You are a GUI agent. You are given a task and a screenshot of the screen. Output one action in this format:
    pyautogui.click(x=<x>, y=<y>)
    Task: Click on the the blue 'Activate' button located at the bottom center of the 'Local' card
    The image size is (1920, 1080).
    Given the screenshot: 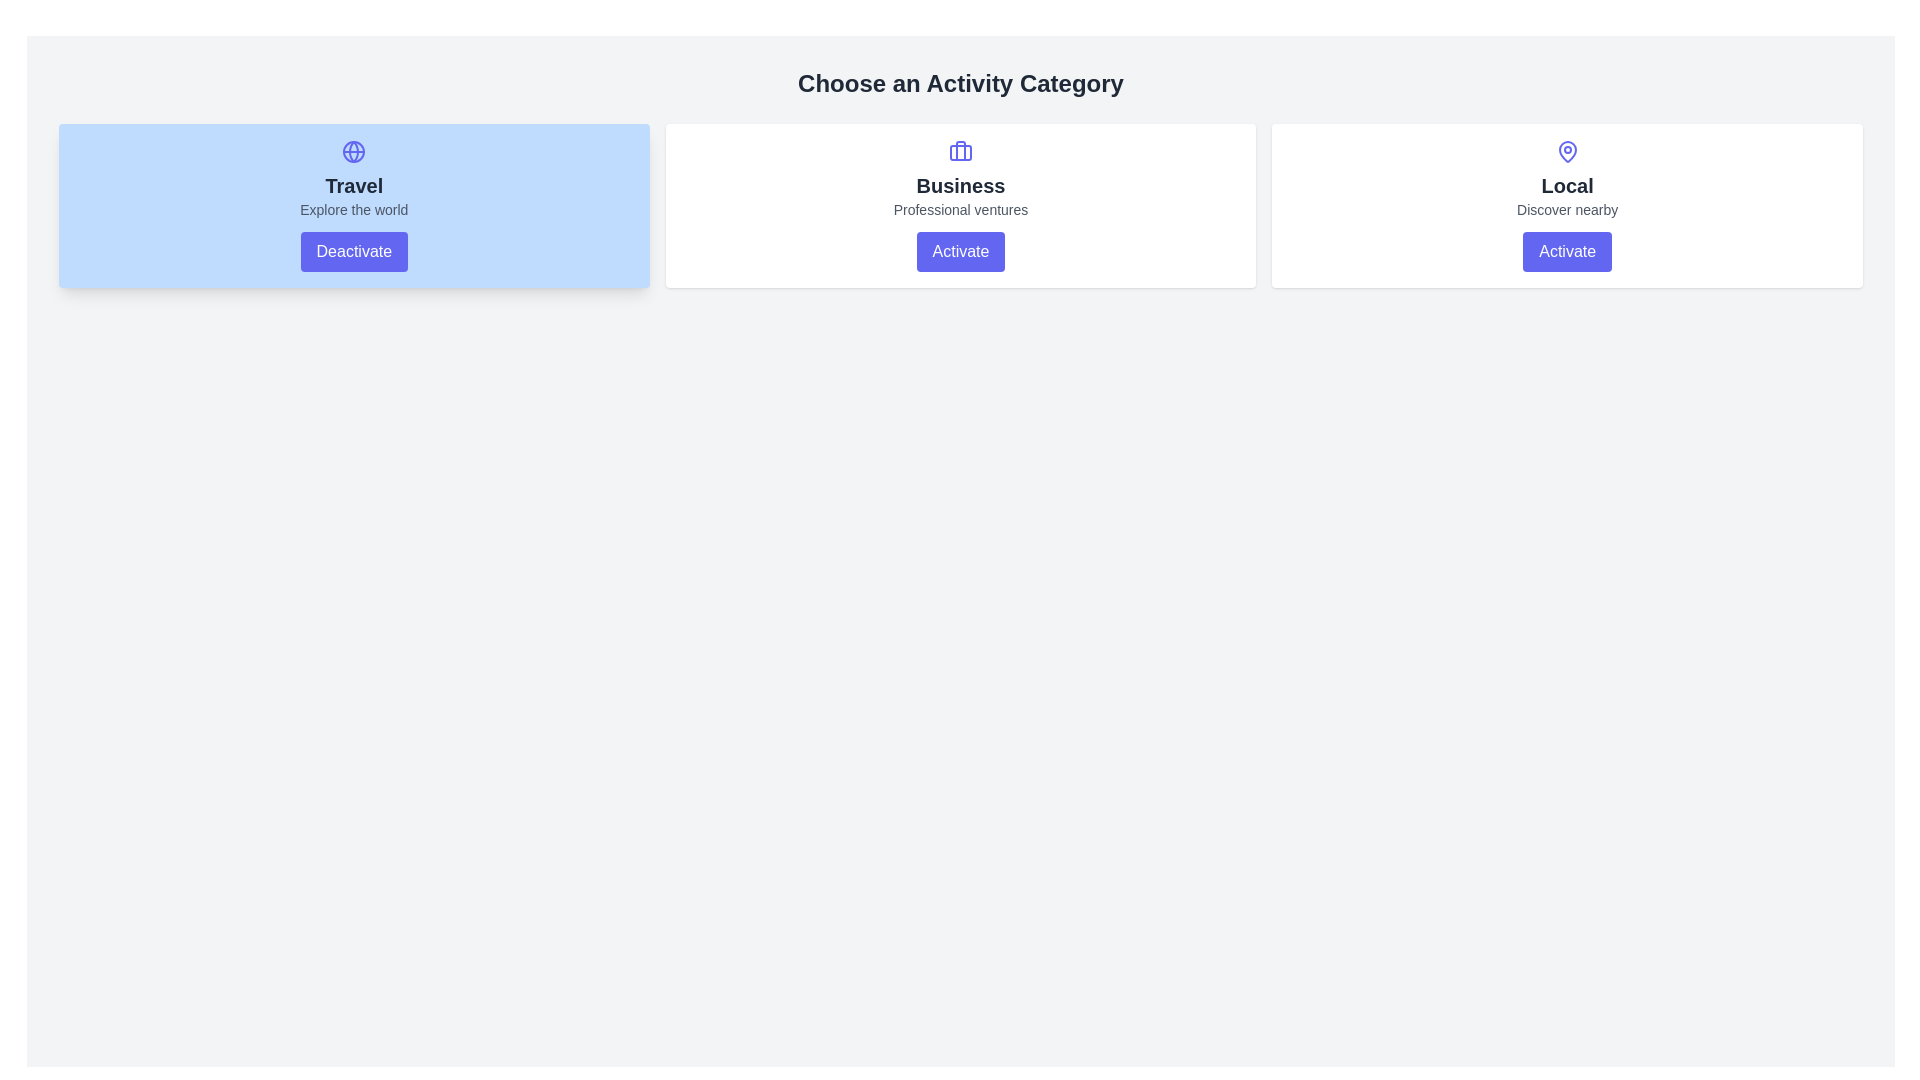 What is the action you would take?
    pyautogui.click(x=1566, y=250)
    